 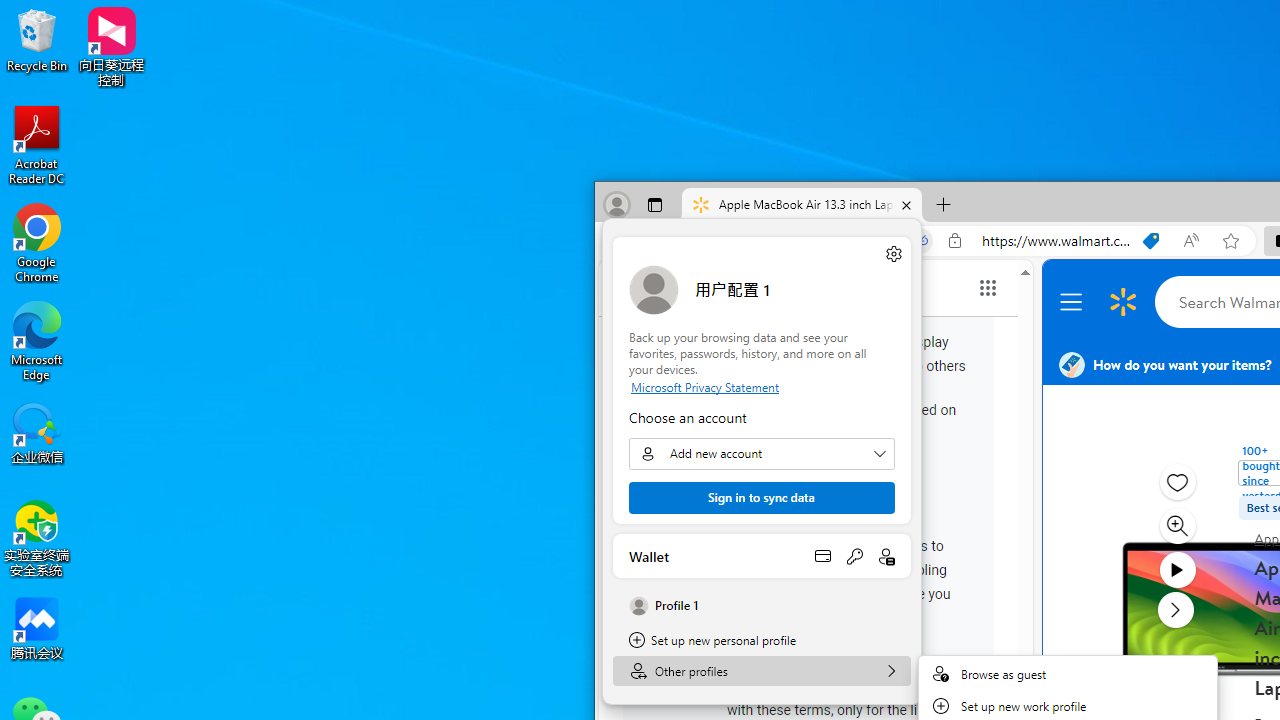 I want to click on 'Open payment methods', so click(x=822, y=555).